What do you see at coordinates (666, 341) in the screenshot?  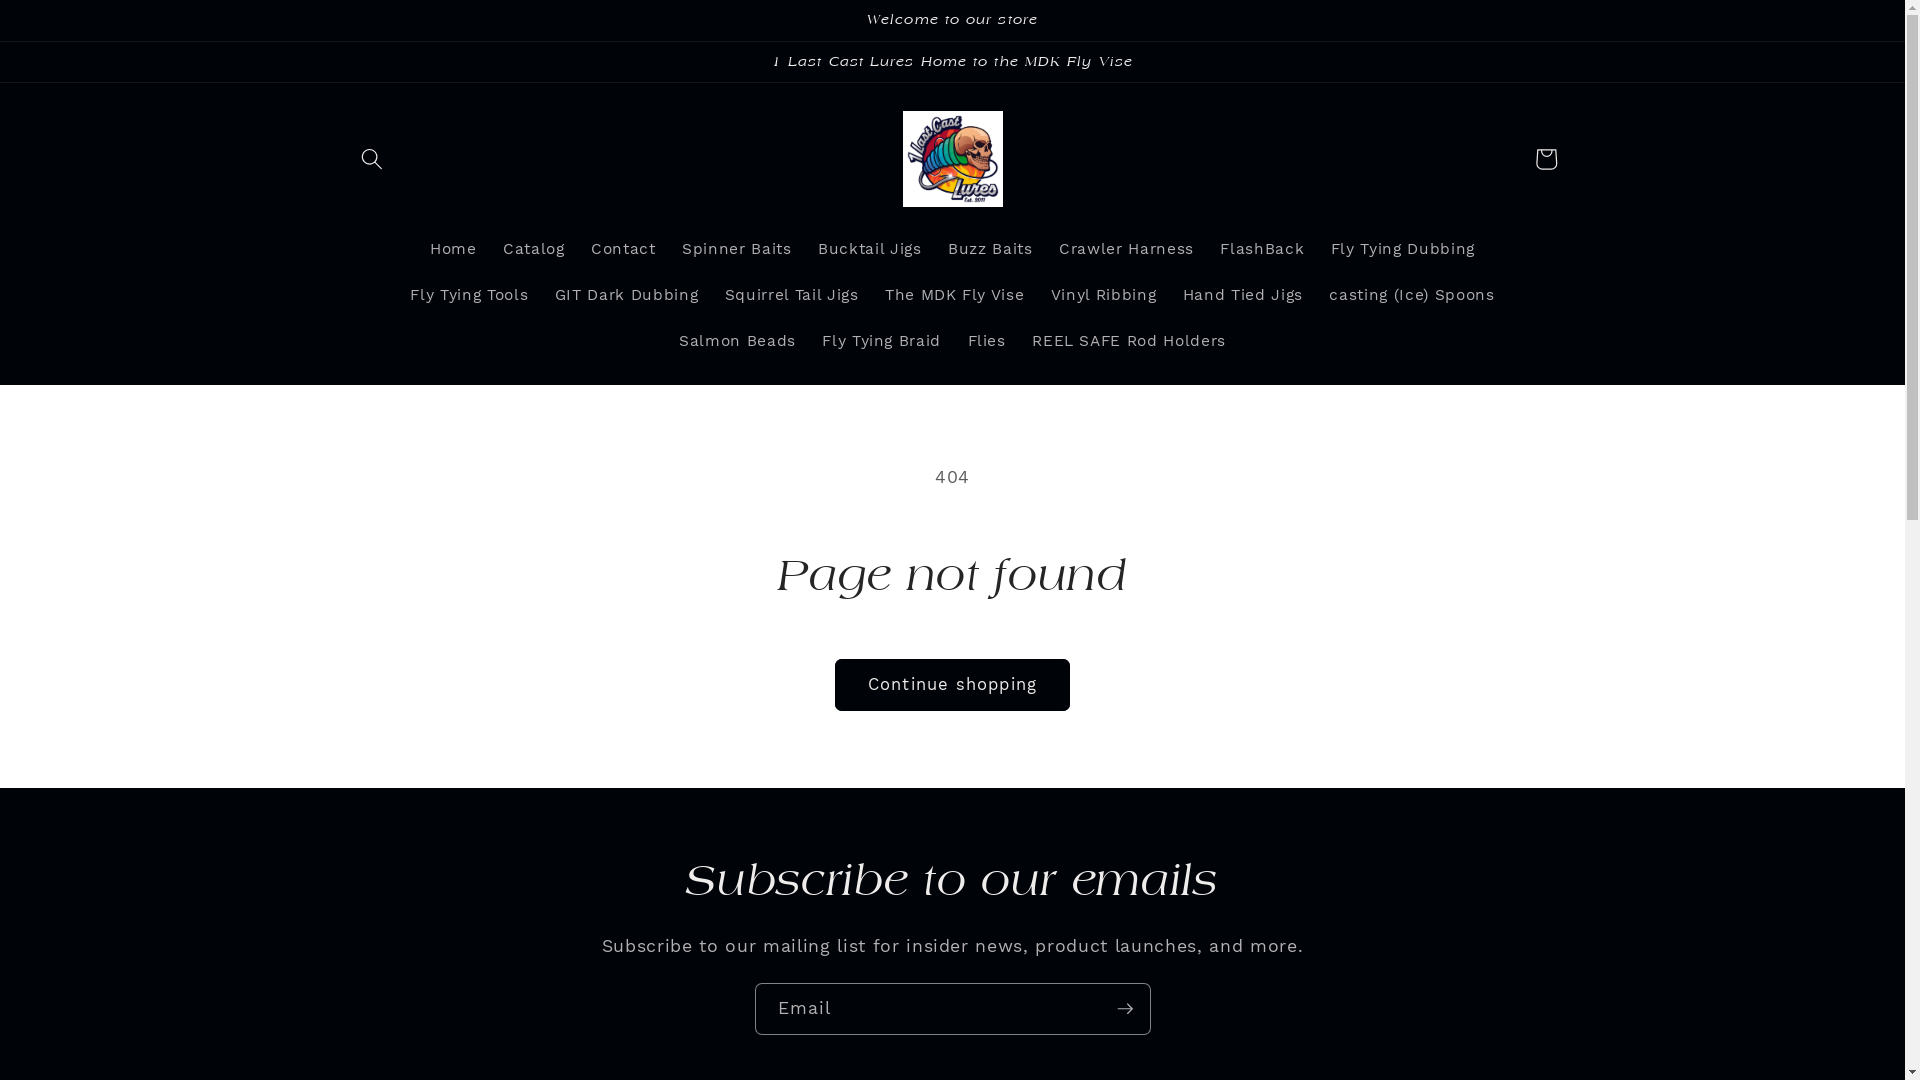 I see `'Salmon Beads'` at bounding box center [666, 341].